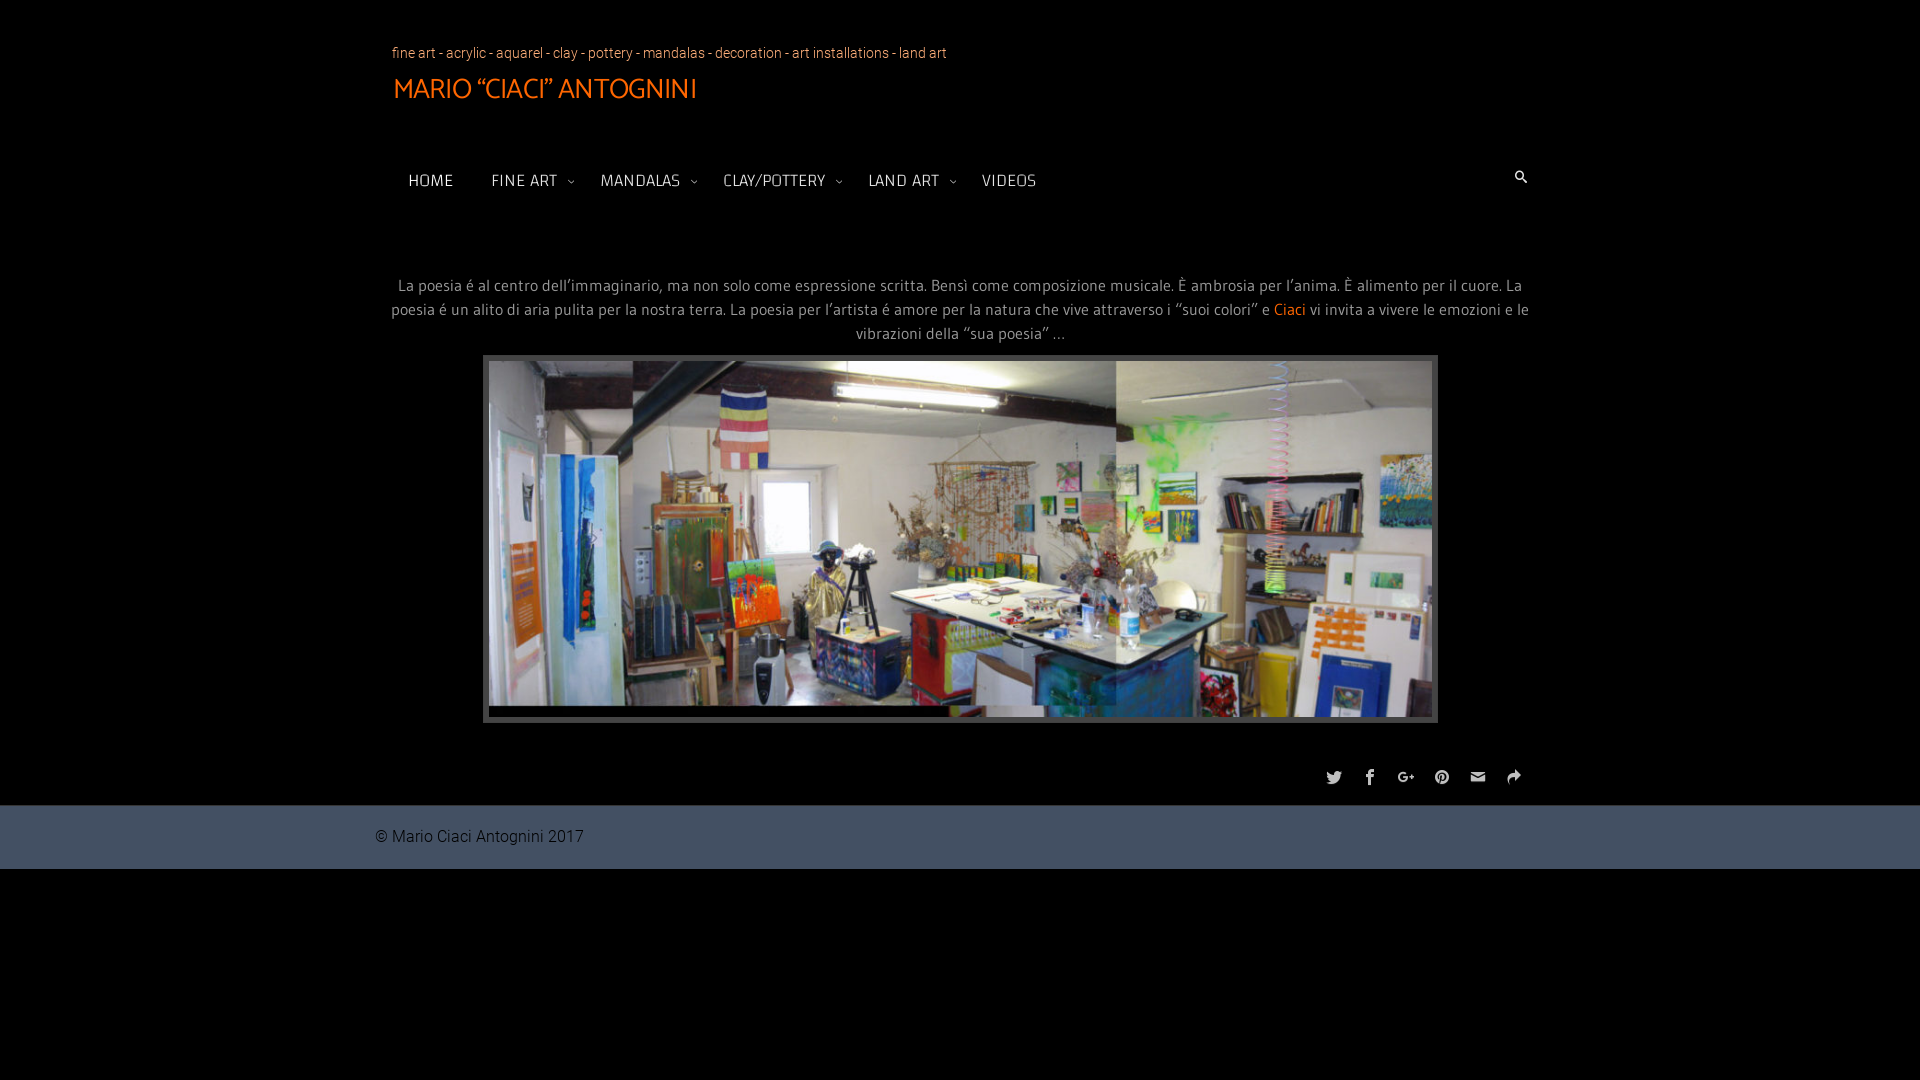  What do you see at coordinates (906, 180) in the screenshot?
I see `'LAND ART'` at bounding box center [906, 180].